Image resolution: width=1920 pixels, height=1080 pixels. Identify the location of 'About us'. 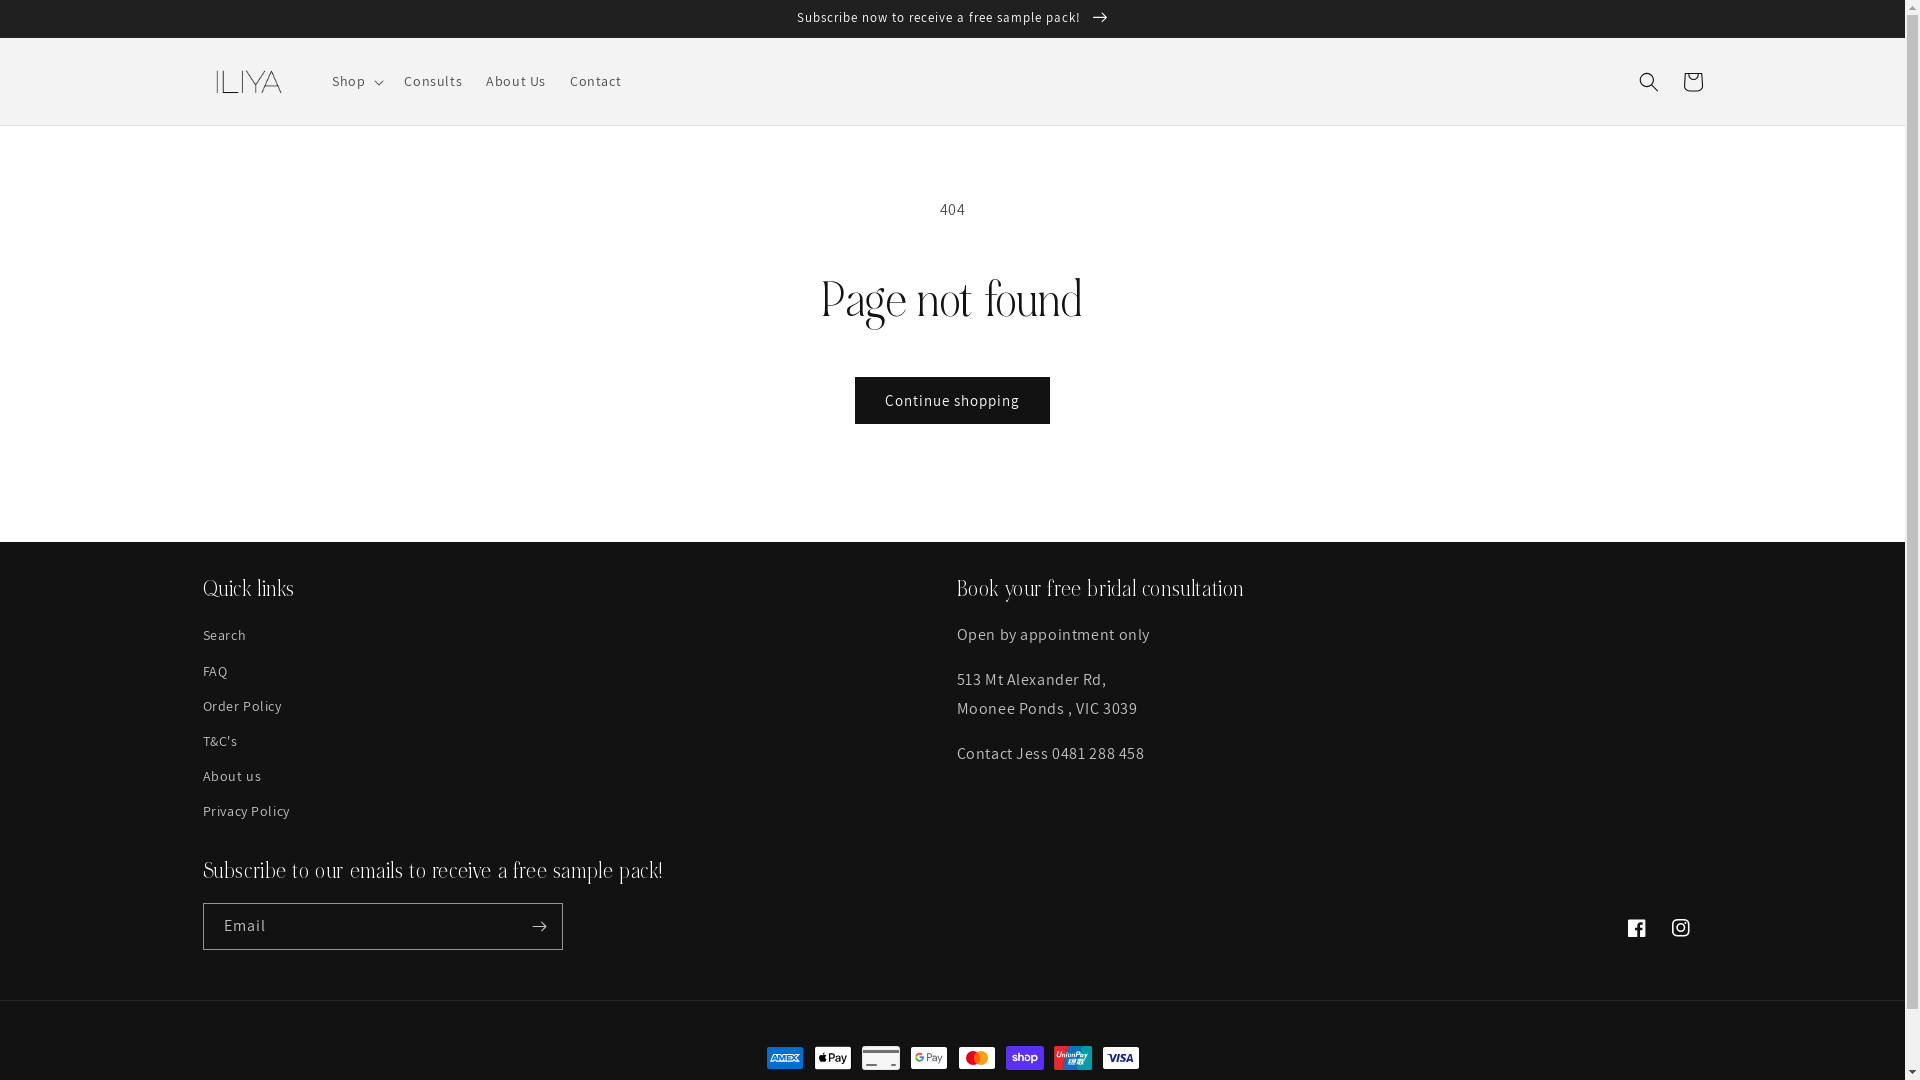
(231, 775).